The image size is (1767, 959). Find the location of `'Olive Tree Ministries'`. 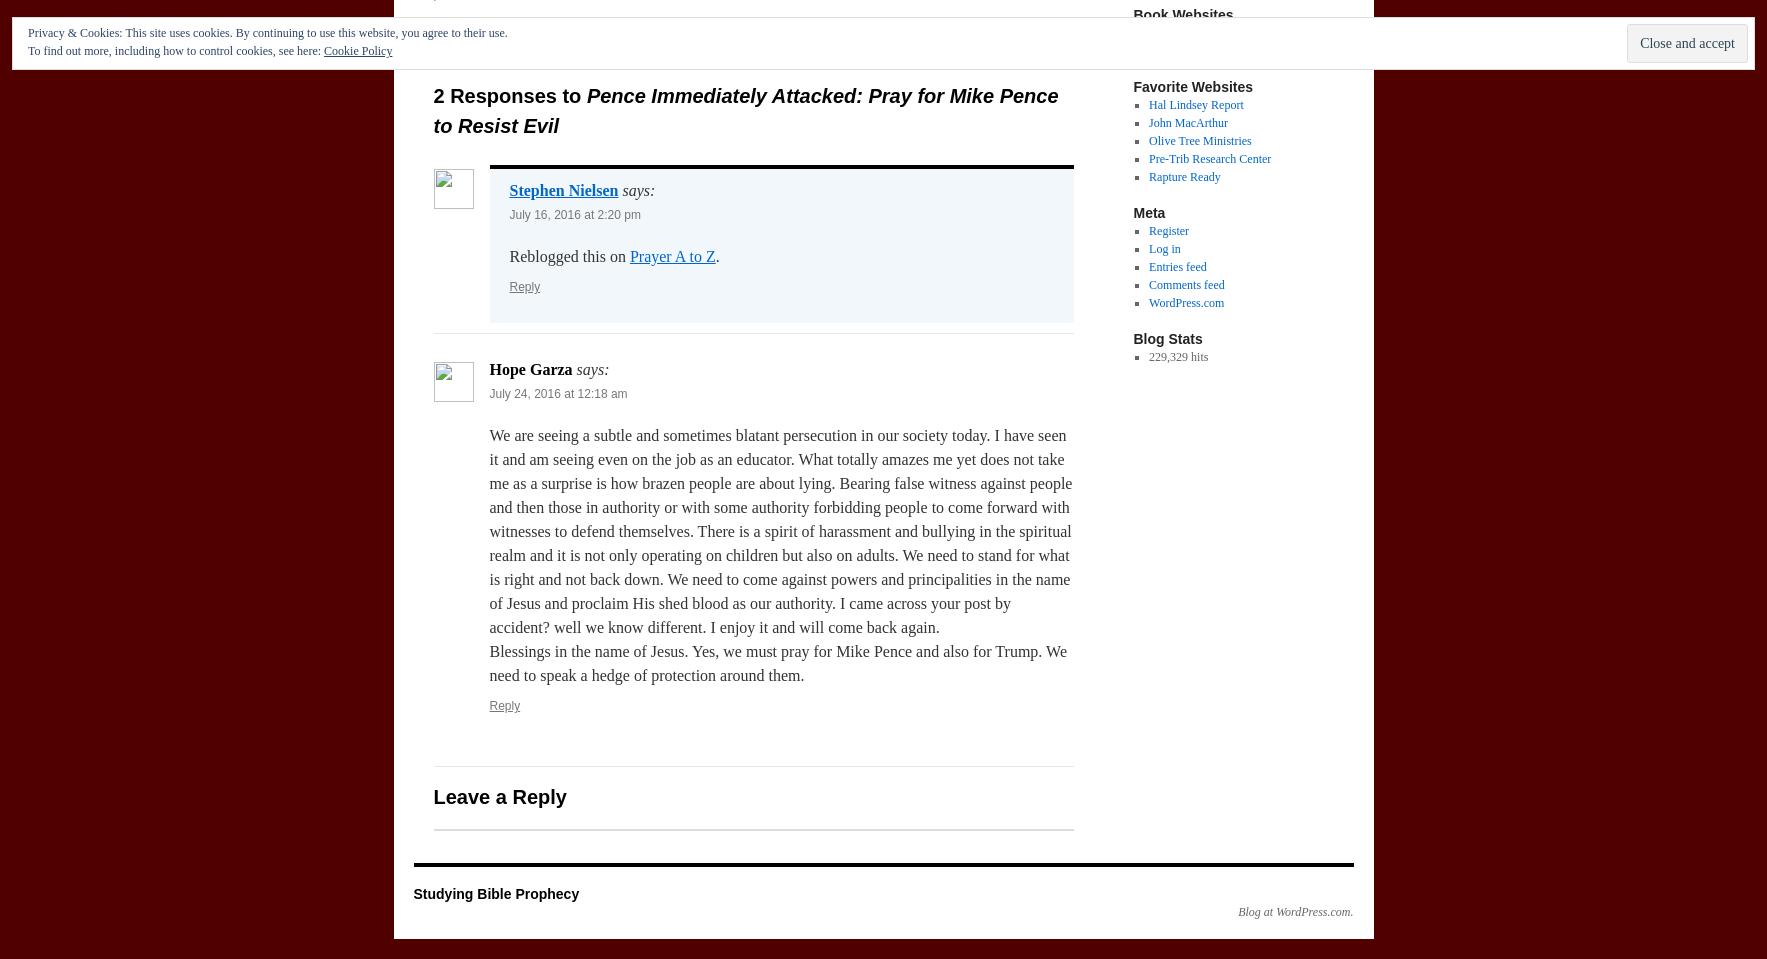

'Olive Tree Ministries' is located at coordinates (1198, 139).